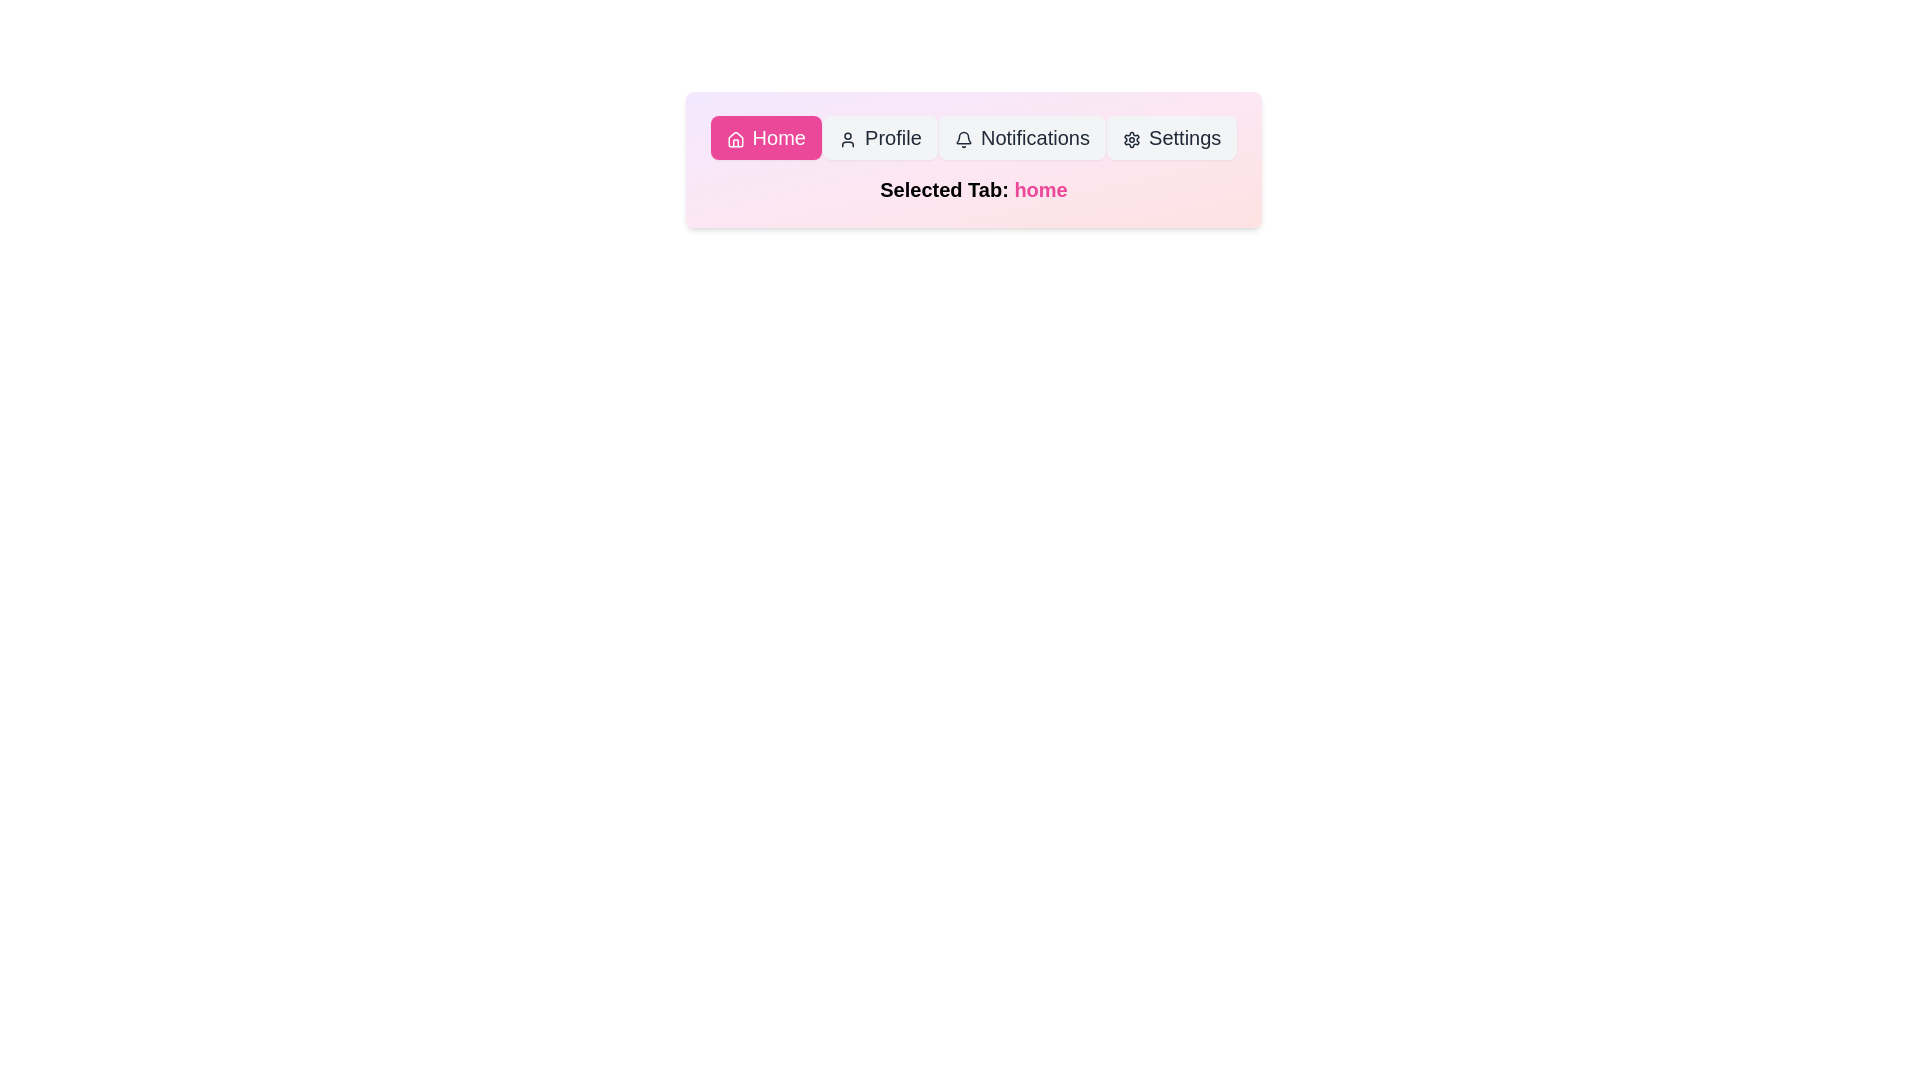 This screenshot has height=1080, width=1920. I want to click on the 'Home' button containing the pinkish house icon, which is the leftmost element, so click(734, 138).